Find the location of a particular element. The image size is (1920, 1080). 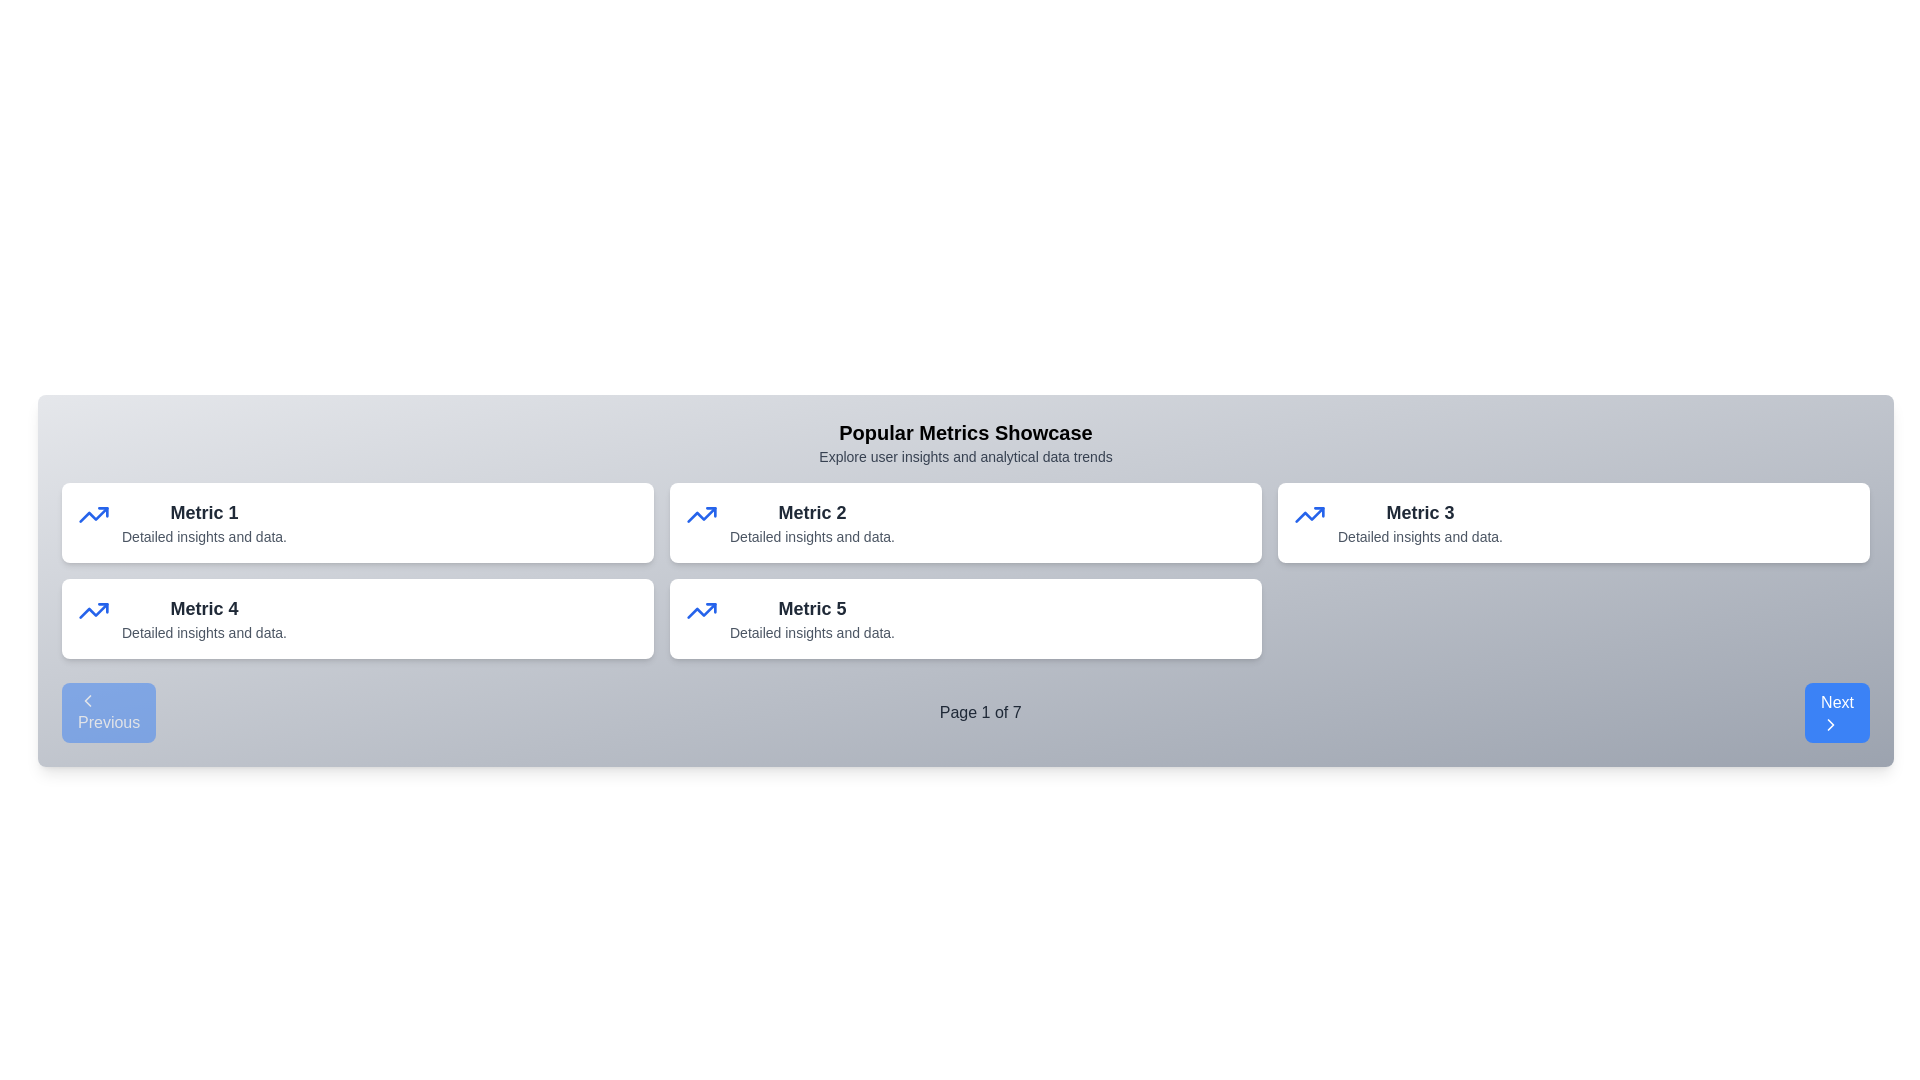

text content of the 'Metric 2' element, which is displayed in bold, larger size, and dark gray color, located in the upper-right group of the grid layout is located at coordinates (812, 512).